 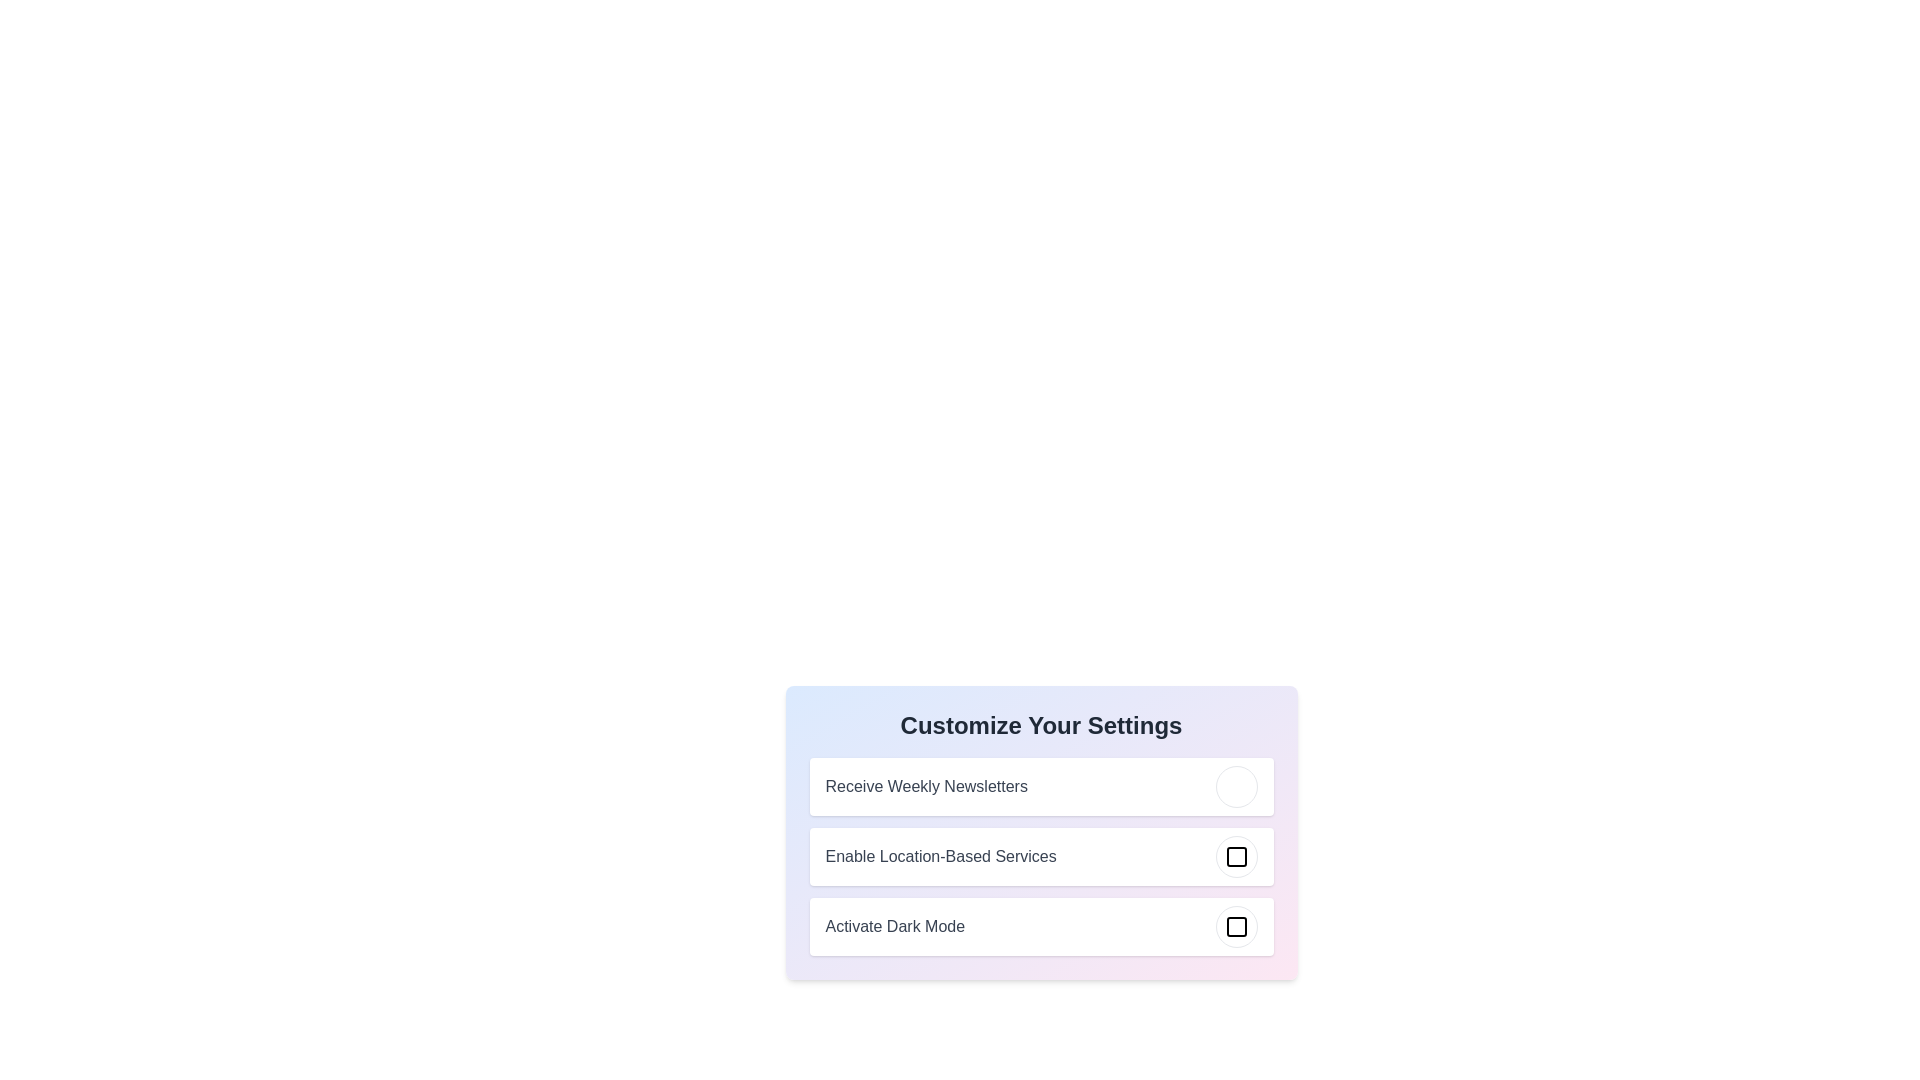 What do you see at coordinates (1235, 926) in the screenshot?
I see `the checkbox for the 'Dark Mode' setting, which is located in the settings menu and aligns to the right of the option description` at bounding box center [1235, 926].